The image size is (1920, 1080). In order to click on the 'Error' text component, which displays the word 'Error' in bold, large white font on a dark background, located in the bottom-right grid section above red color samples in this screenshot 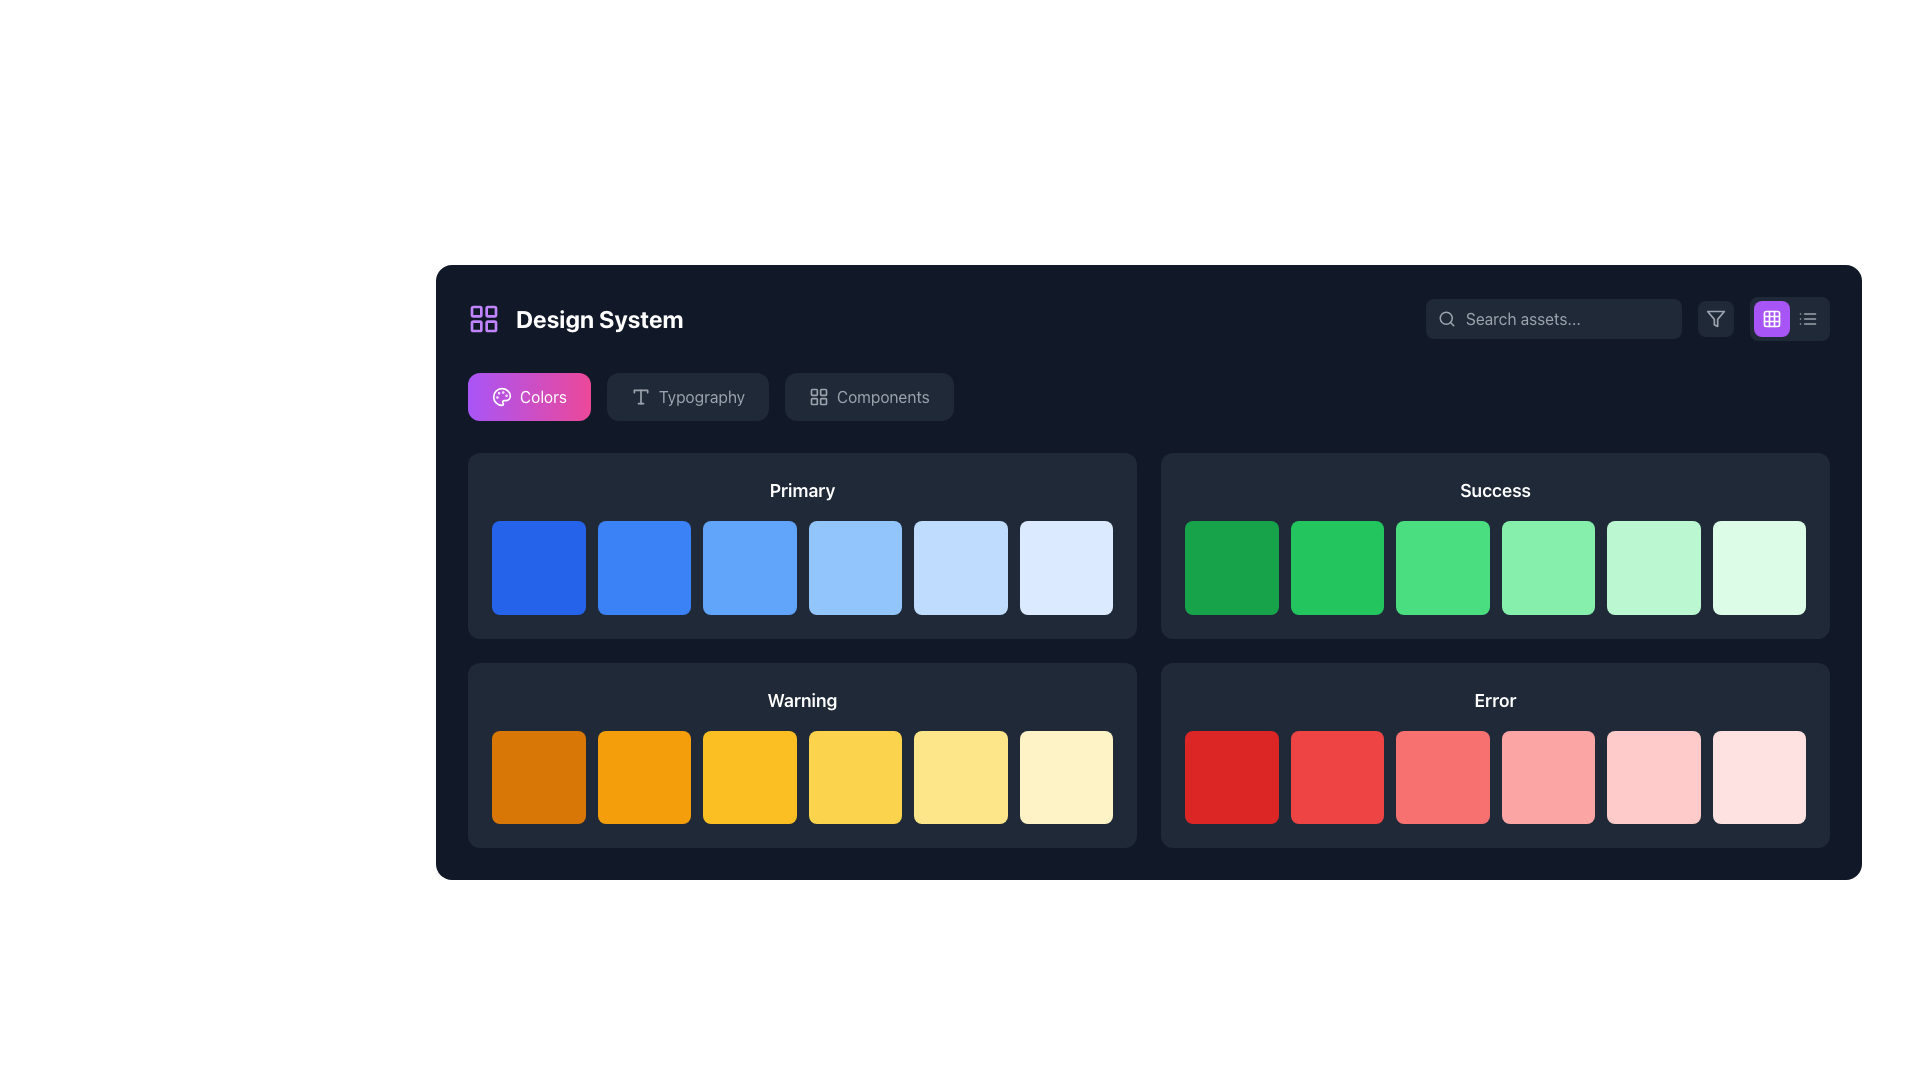, I will do `click(1495, 699)`.